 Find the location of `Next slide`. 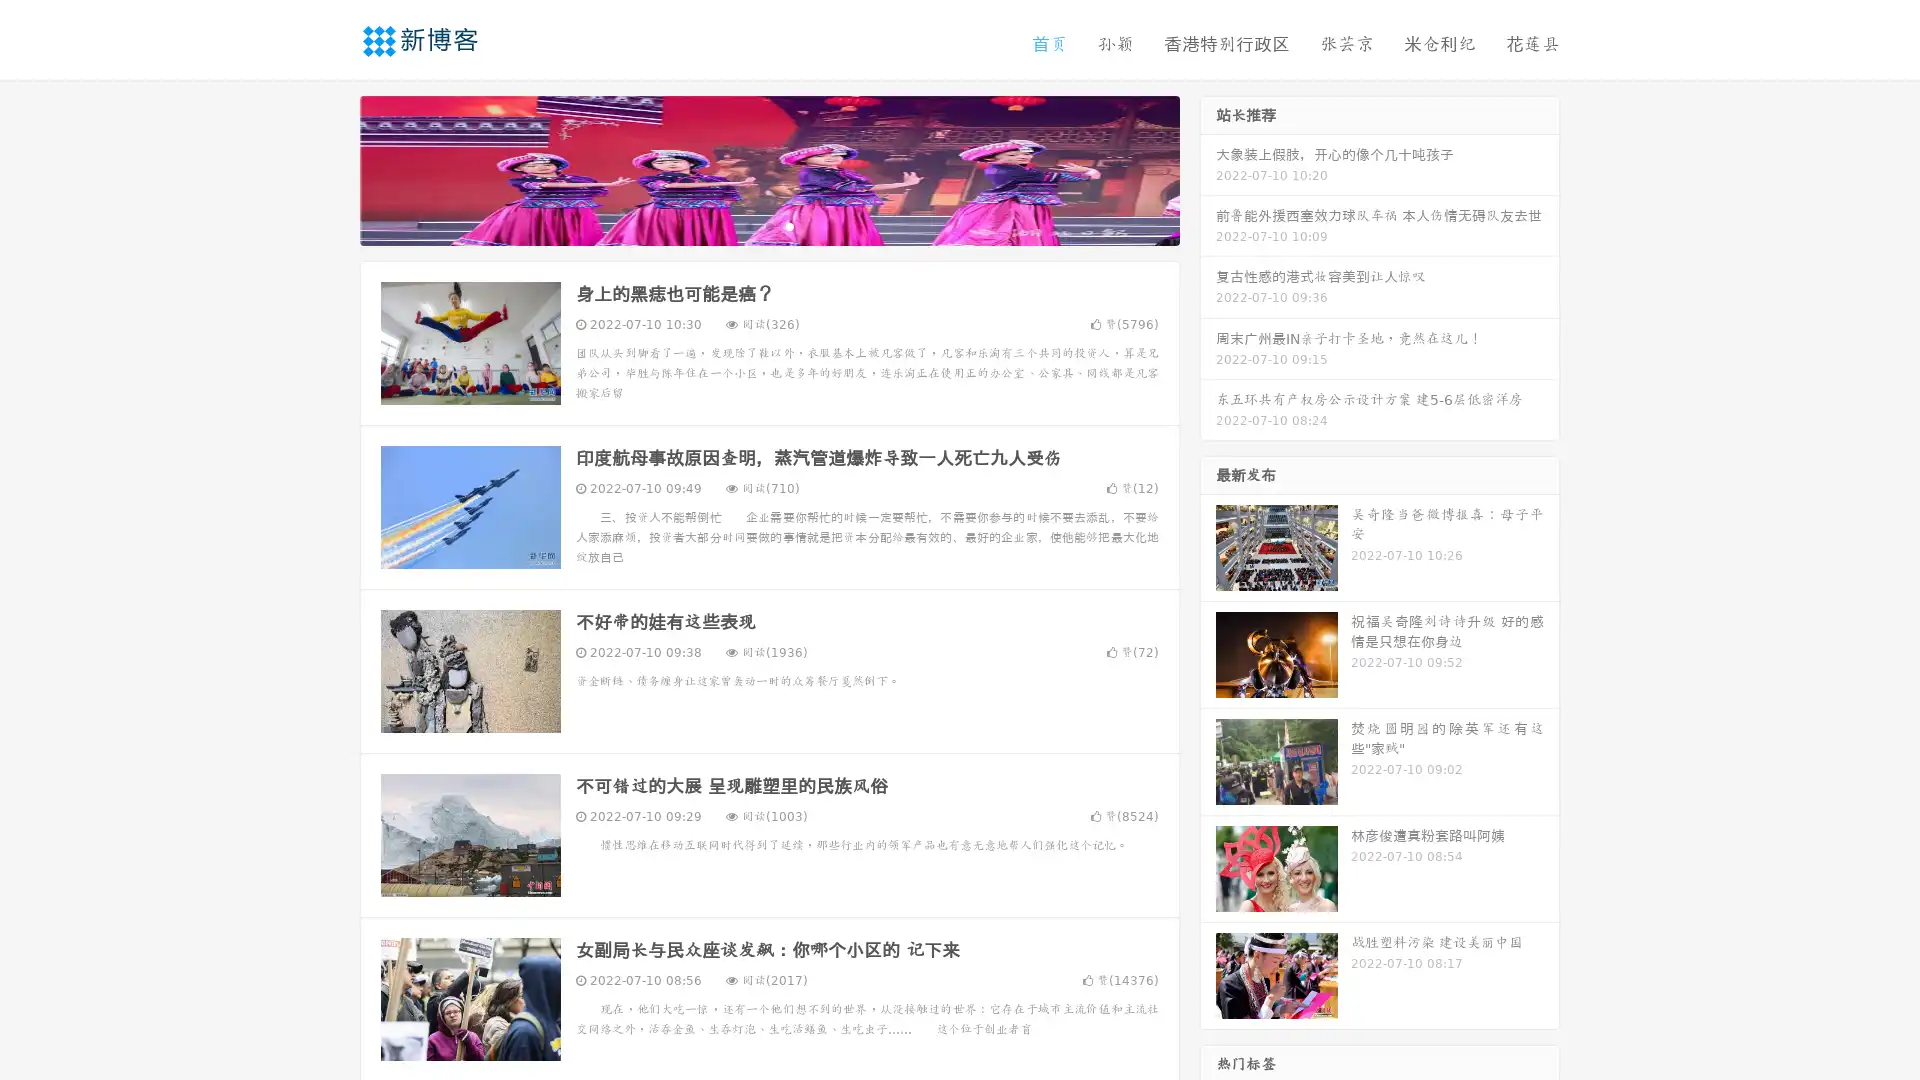

Next slide is located at coordinates (1208, 168).